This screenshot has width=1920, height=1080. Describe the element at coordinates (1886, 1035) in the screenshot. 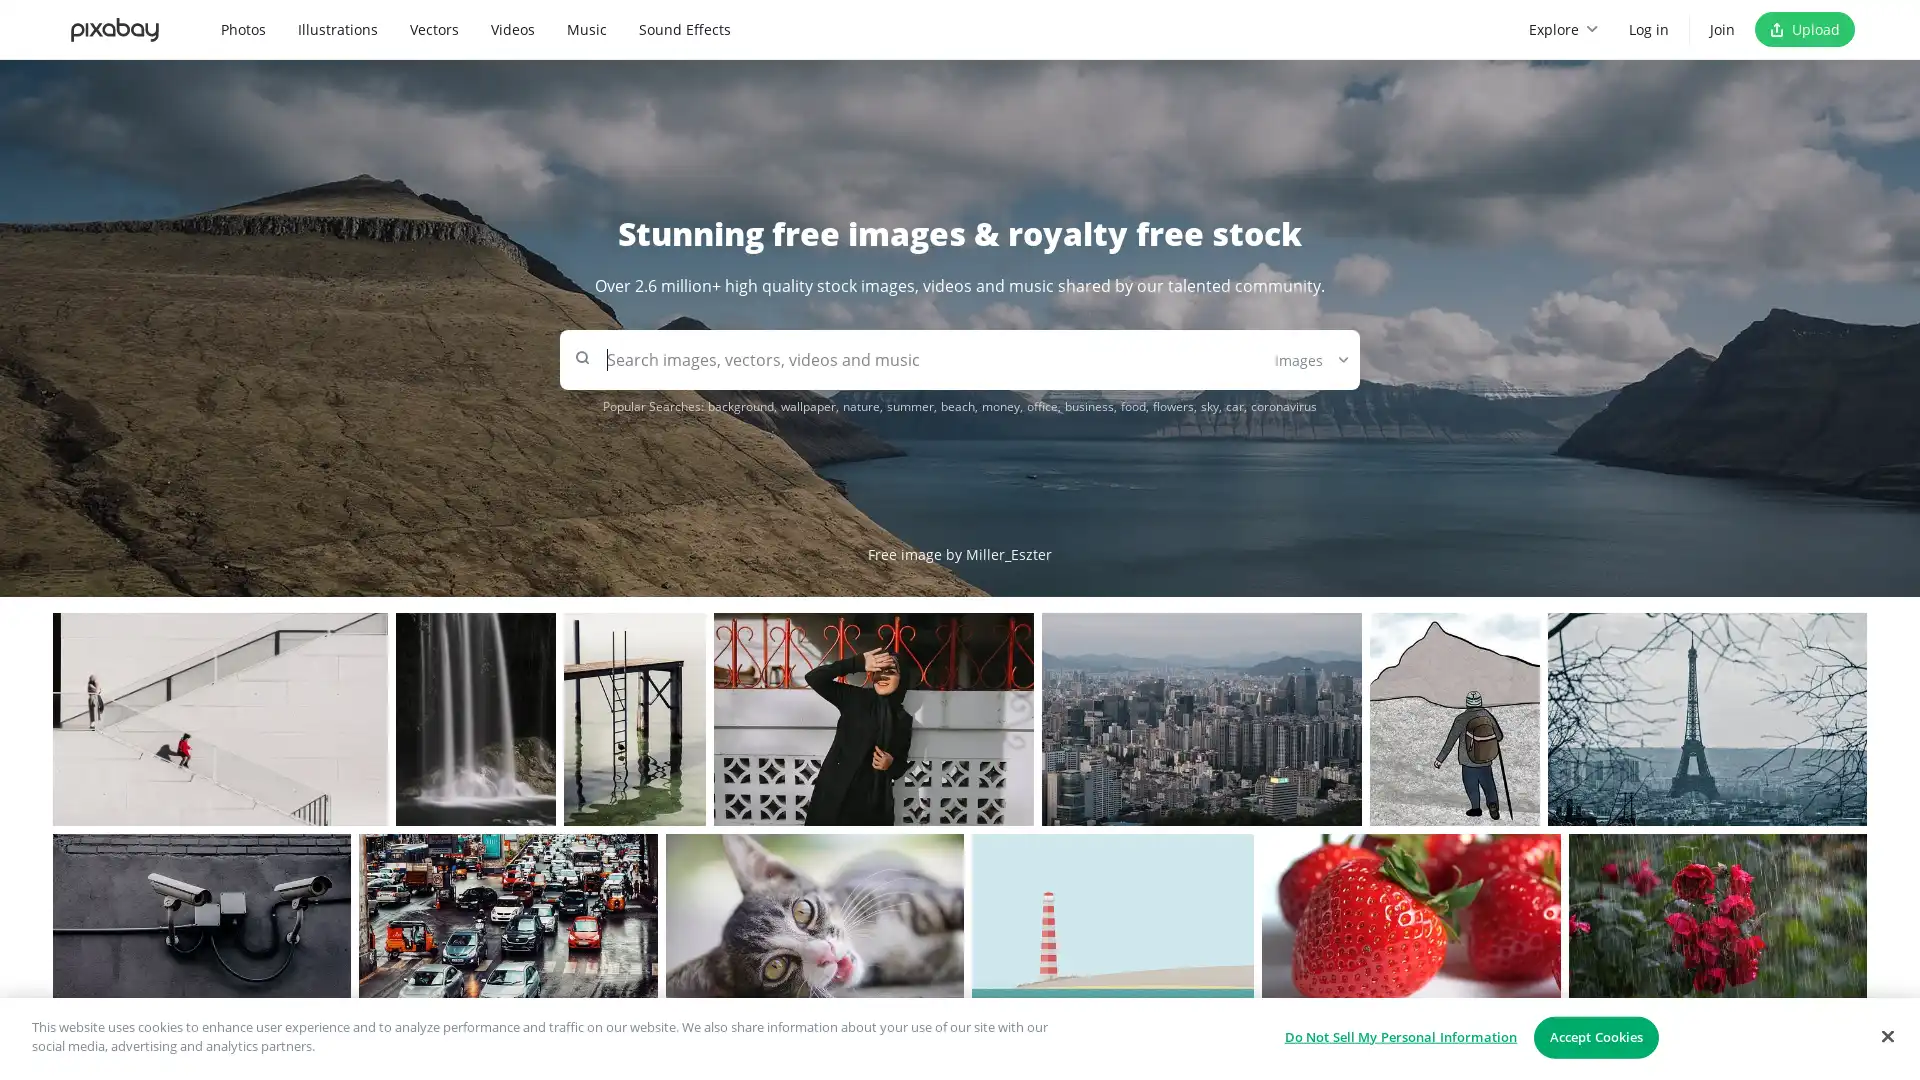

I see `Close` at that location.